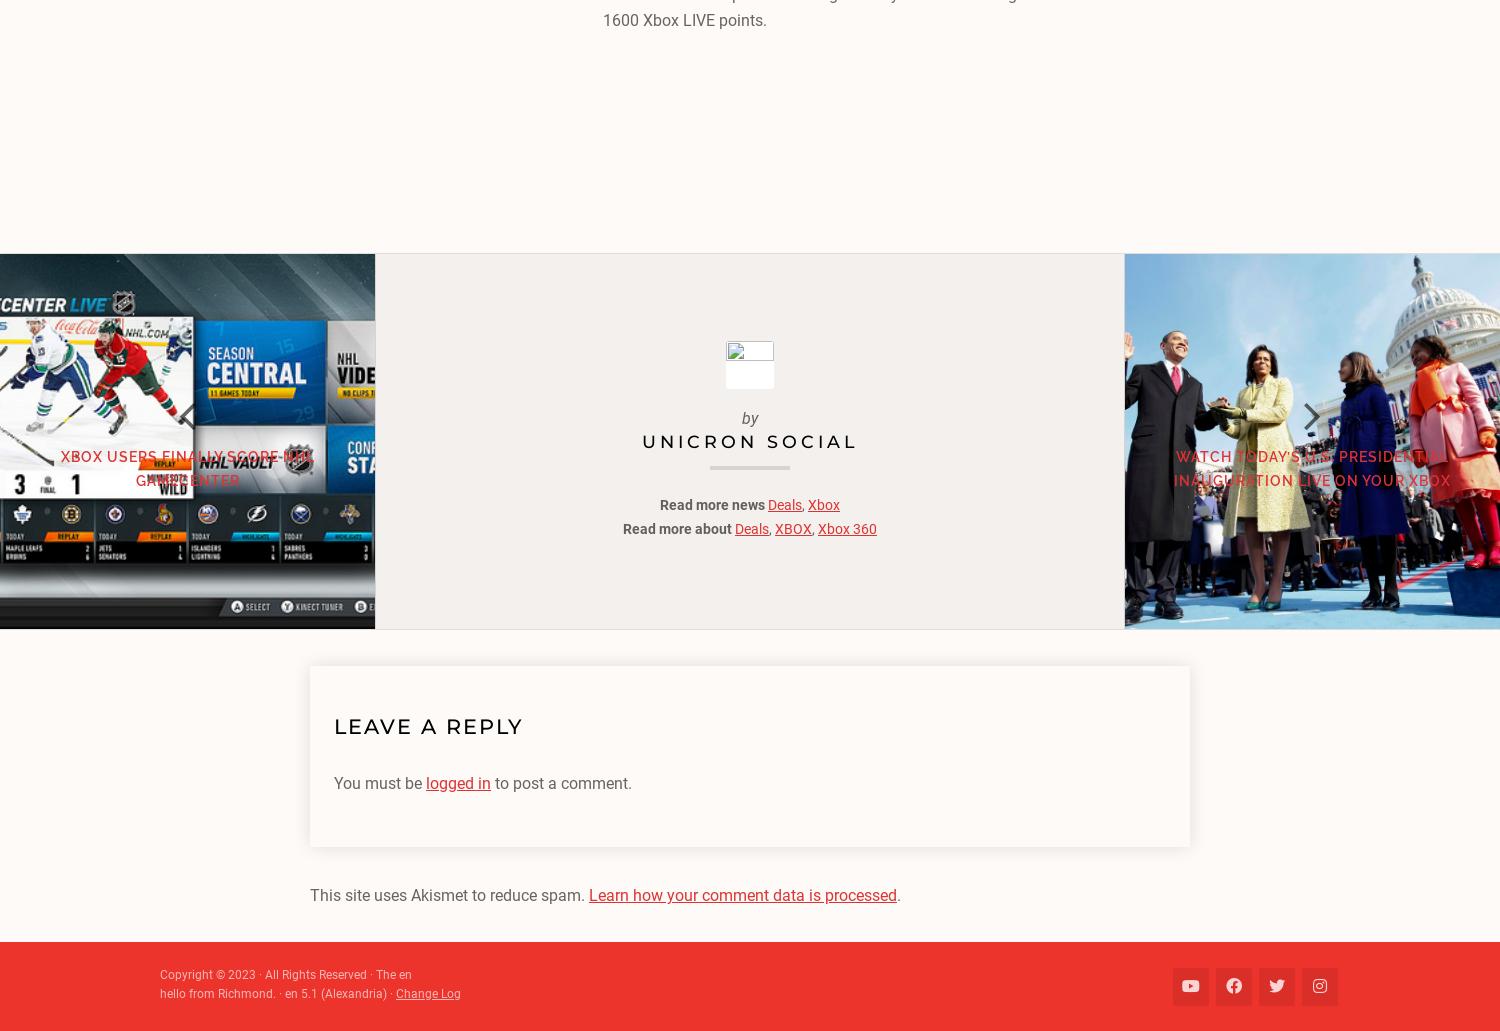 This screenshot has height=1031, width=1500. I want to click on 'Watch today’s U.S. Presidential Inauguration live on your Xbox', so click(1312, 467).